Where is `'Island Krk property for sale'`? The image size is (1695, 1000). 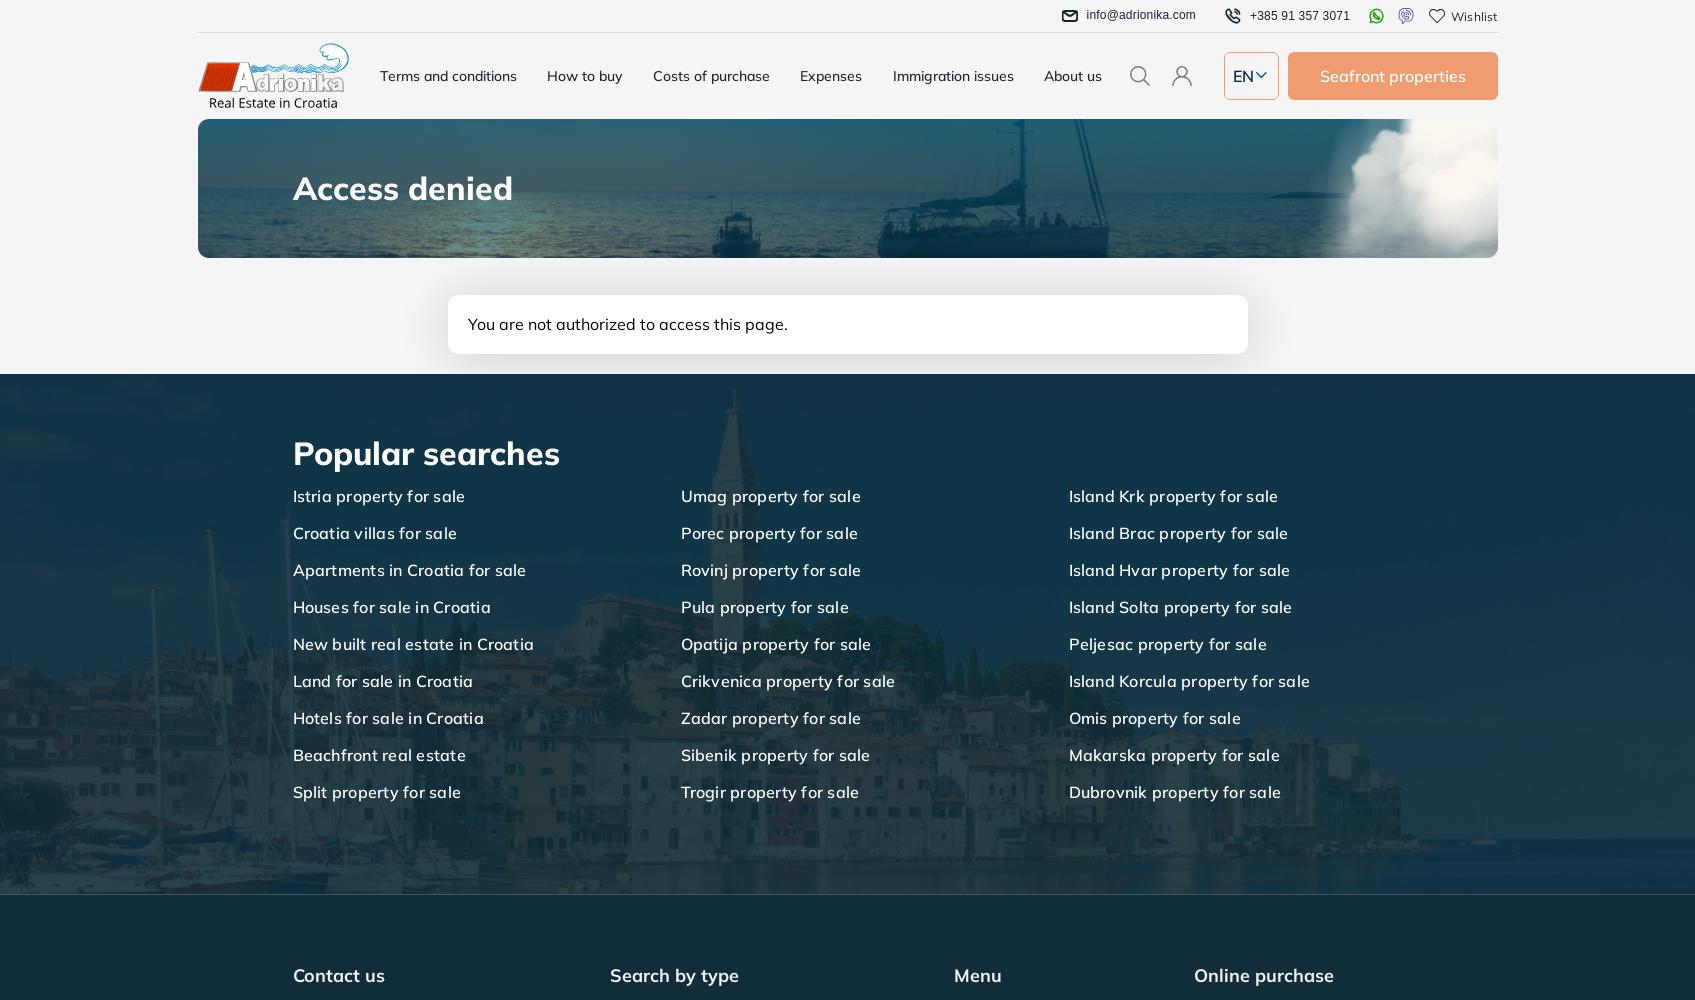 'Island Krk property for sale' is located at coordinates (1171, 495).